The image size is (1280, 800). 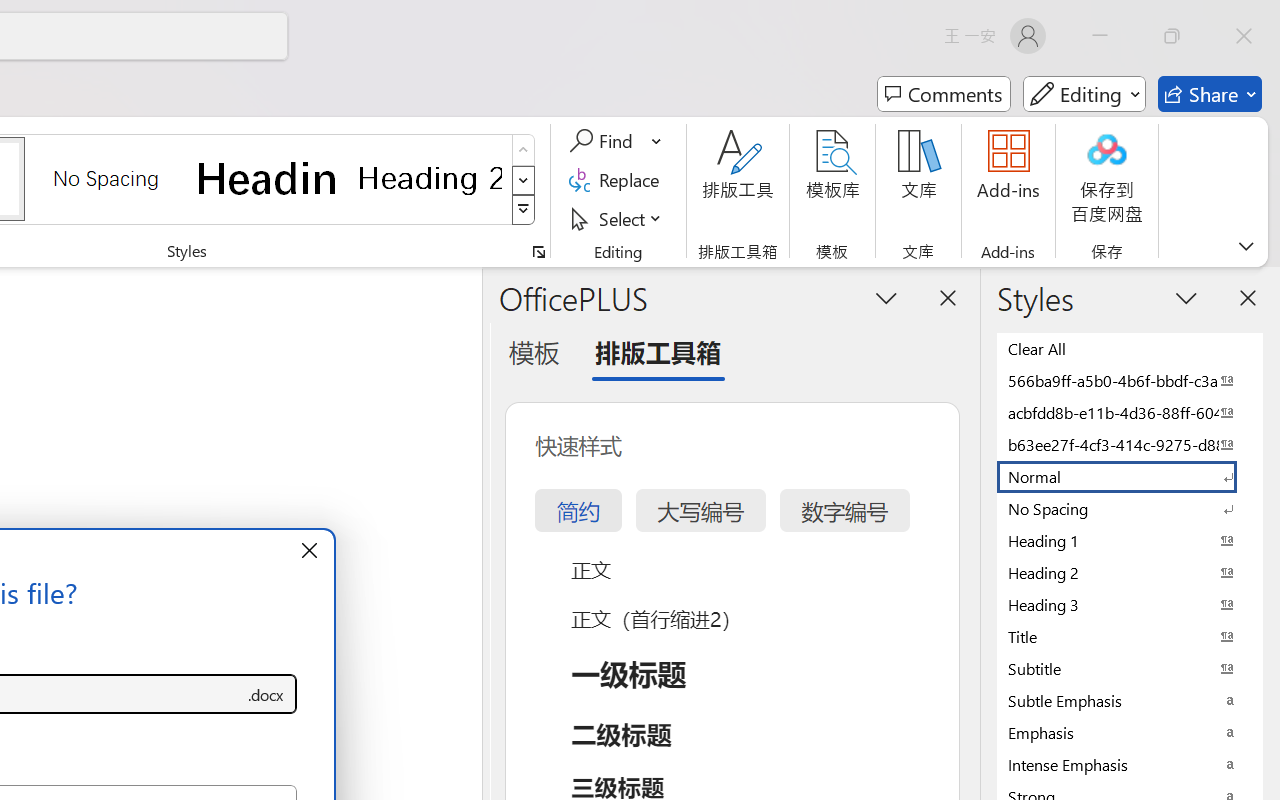 What do you see at coordinates (1130, 412) in the screenshot?
I see `'acbfdd8b-e11b-4d36-88ff-6049b138f862'` at bounding box center [1130, 412].